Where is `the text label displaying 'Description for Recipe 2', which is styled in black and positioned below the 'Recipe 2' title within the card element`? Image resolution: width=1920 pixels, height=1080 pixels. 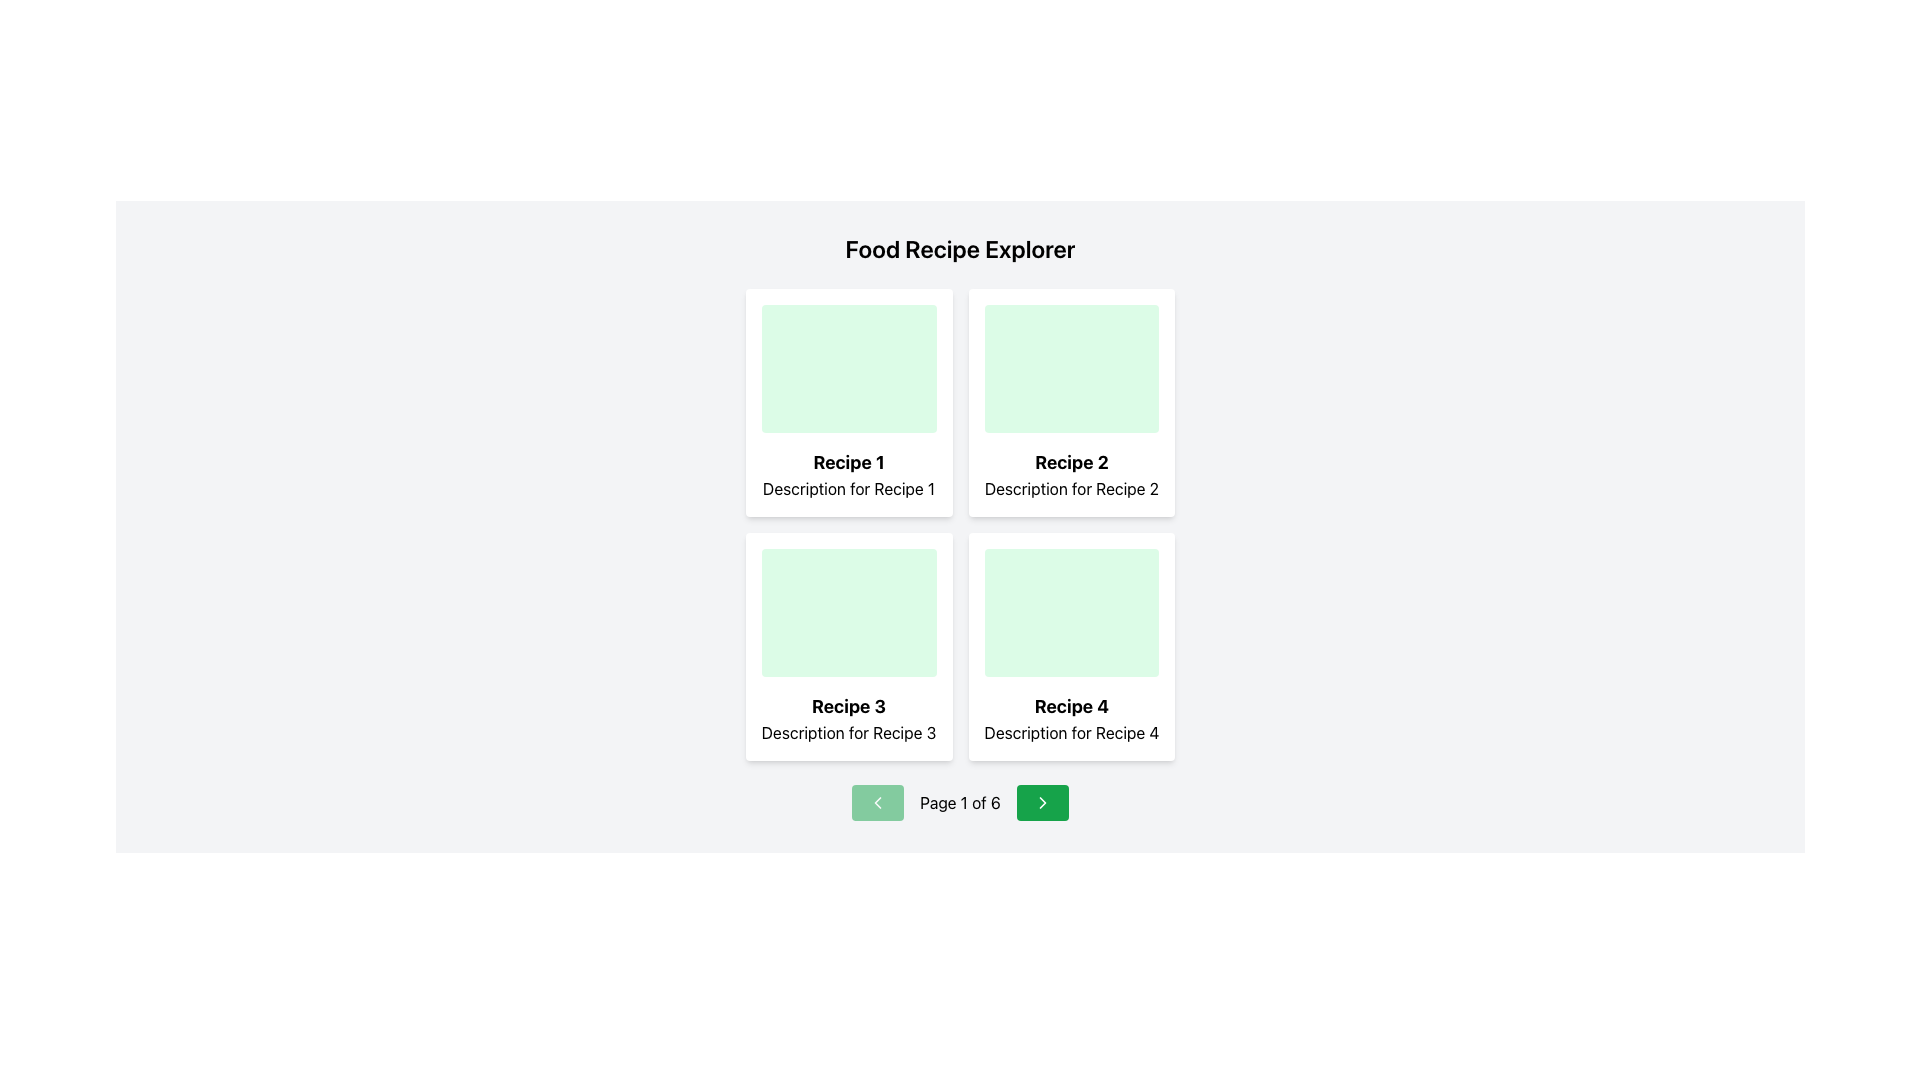
the text label displaying 'Description for Recipe 2', which is styled in black and positioned below the 'Recipe 2' title within the card element is located at coordinates (1070, 489).